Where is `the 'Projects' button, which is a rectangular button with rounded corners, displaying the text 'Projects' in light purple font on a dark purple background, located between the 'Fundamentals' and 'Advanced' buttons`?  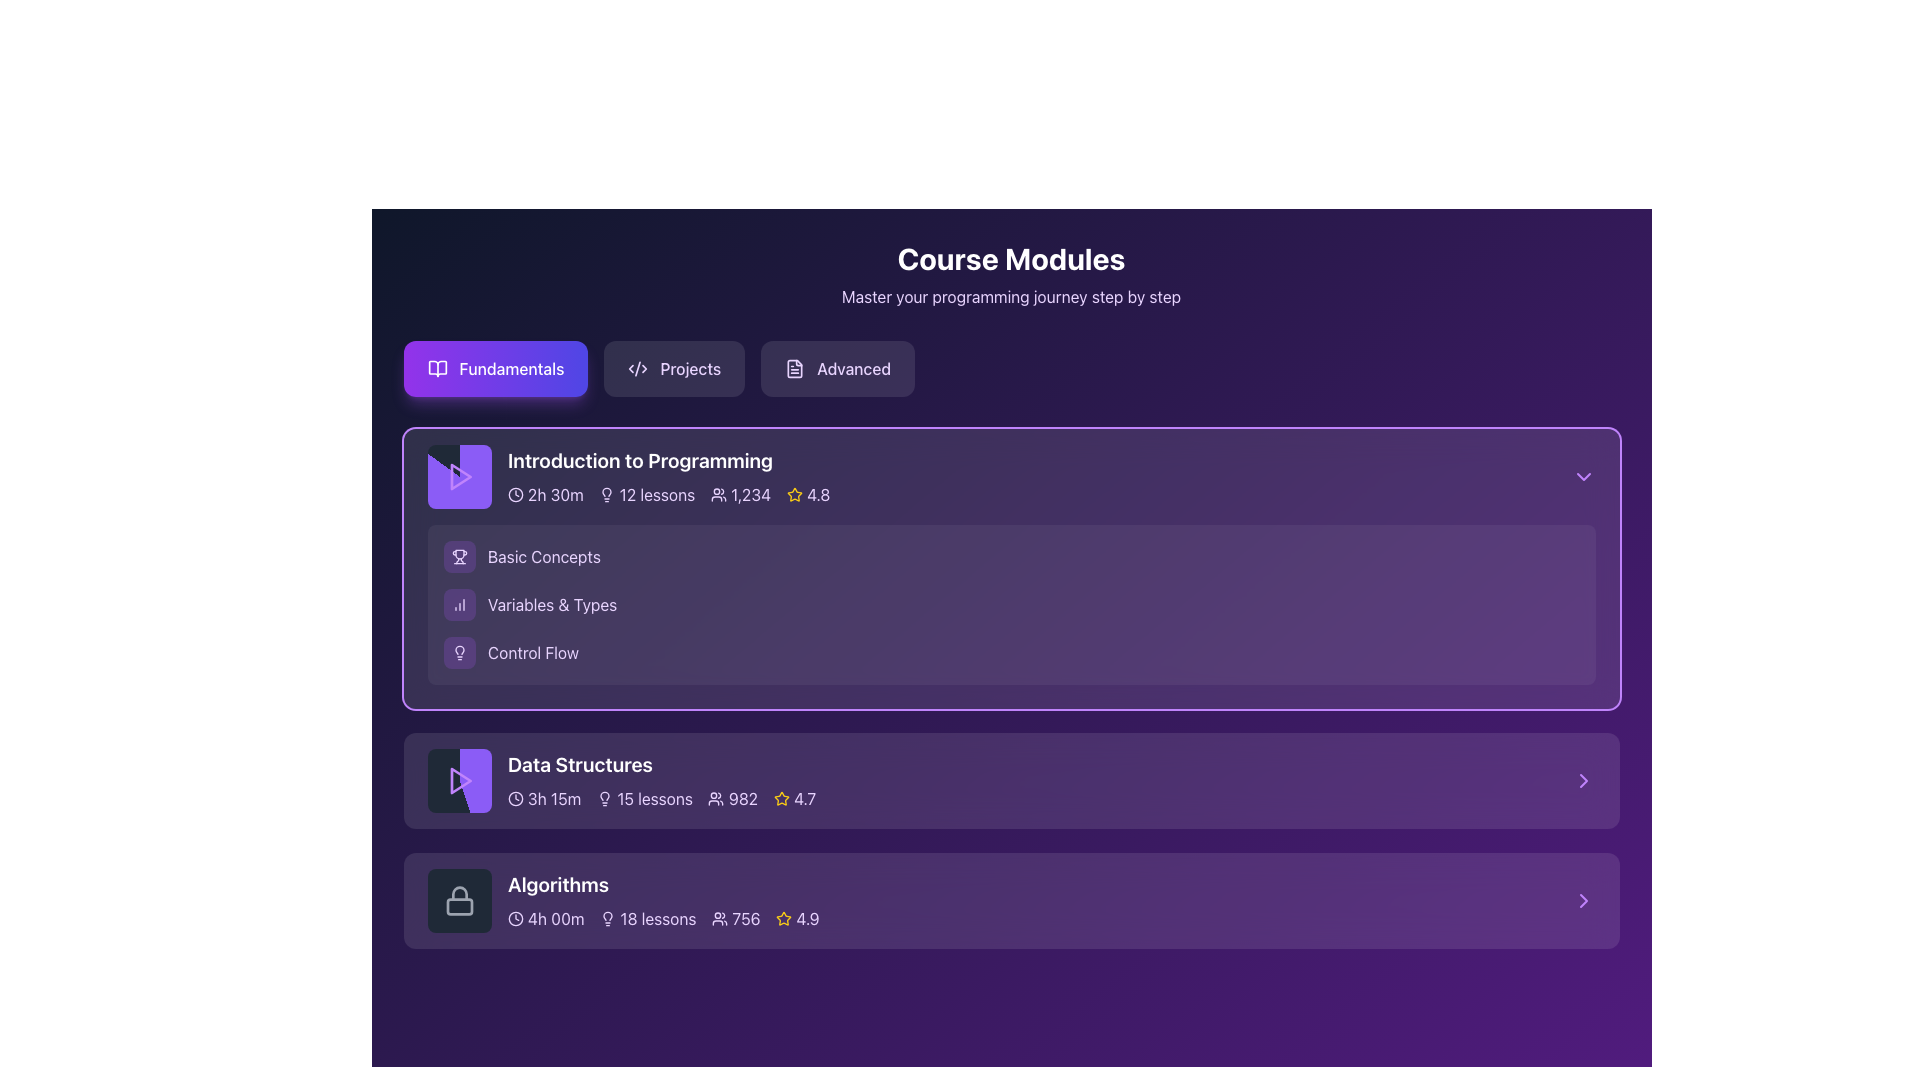
the 'Projects' button, which is a rectangular button with rounded corners, displaying the text 'Projects' in light purple font on a dark purple background, located between the 'Fundamentals' and 'Advanced' buttons is located at coordinates (674, 369).